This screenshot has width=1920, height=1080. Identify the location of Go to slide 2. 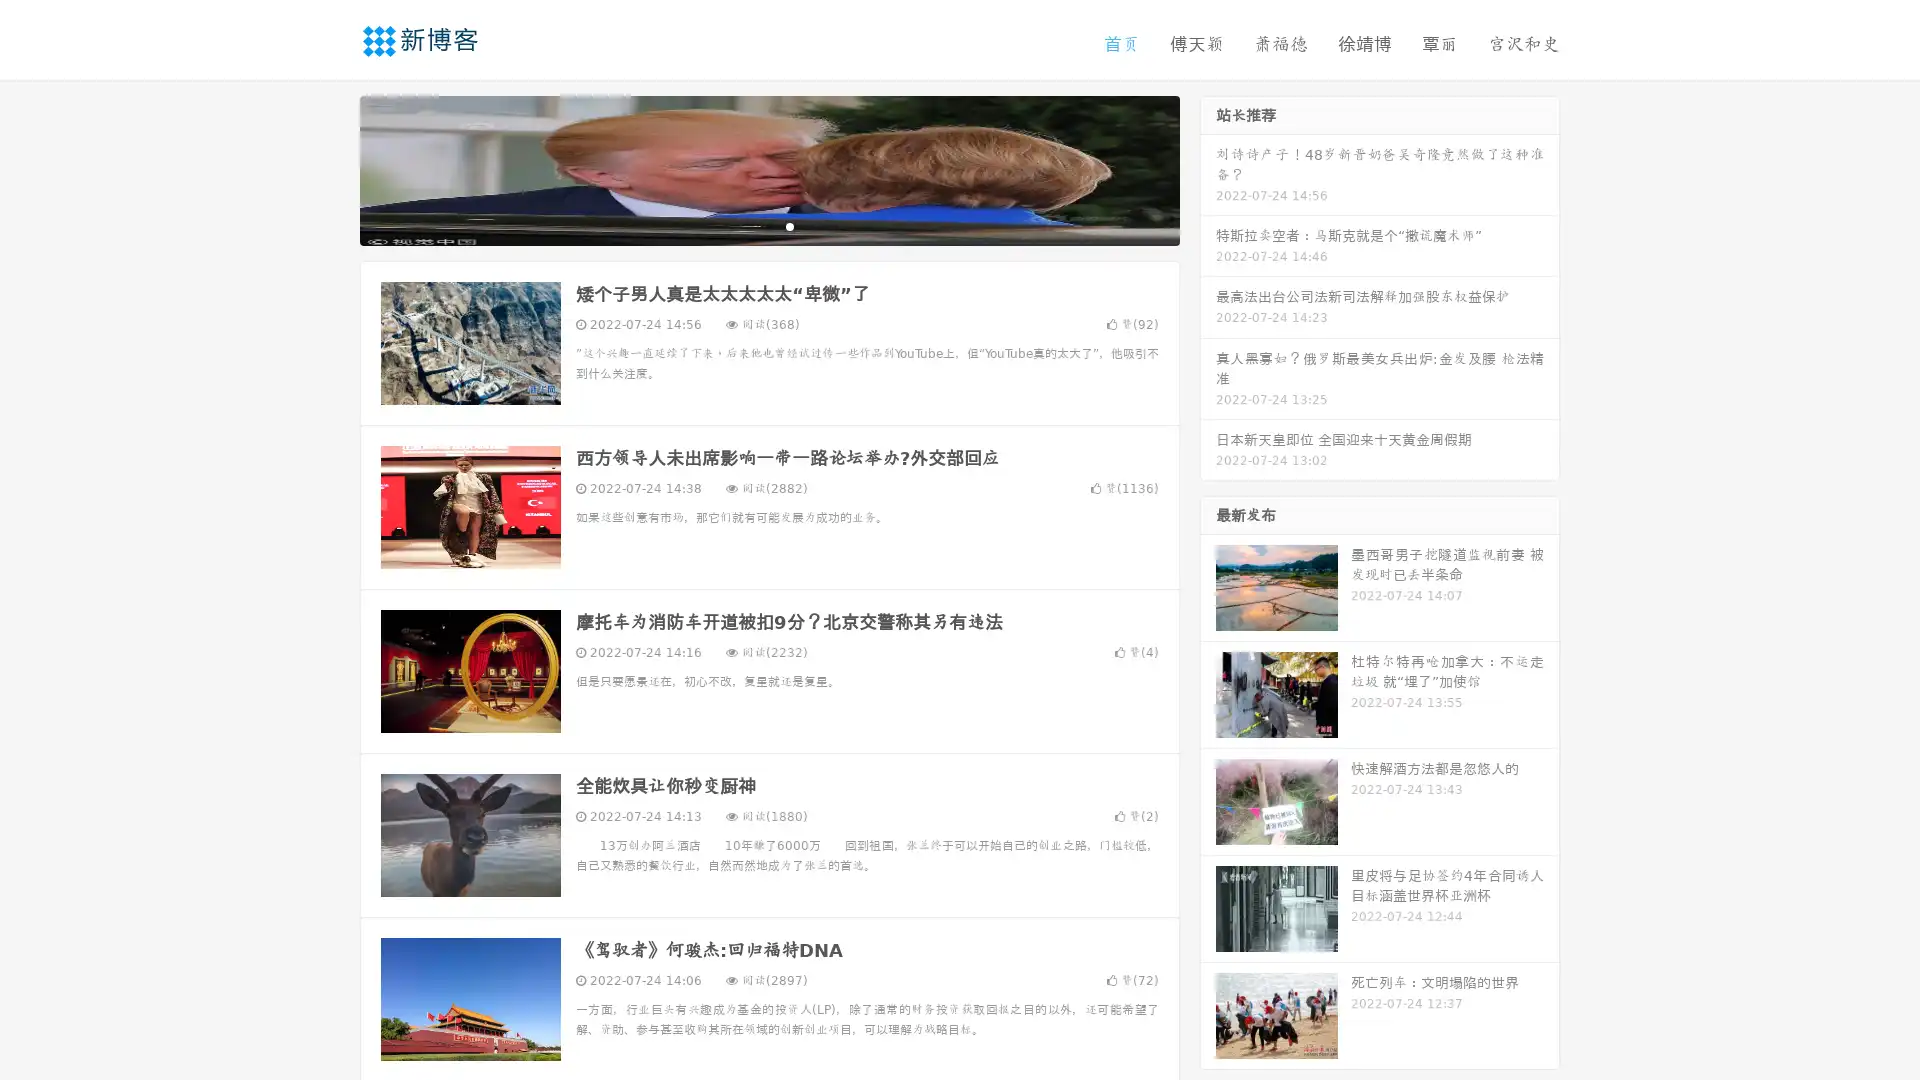
(768, 225).